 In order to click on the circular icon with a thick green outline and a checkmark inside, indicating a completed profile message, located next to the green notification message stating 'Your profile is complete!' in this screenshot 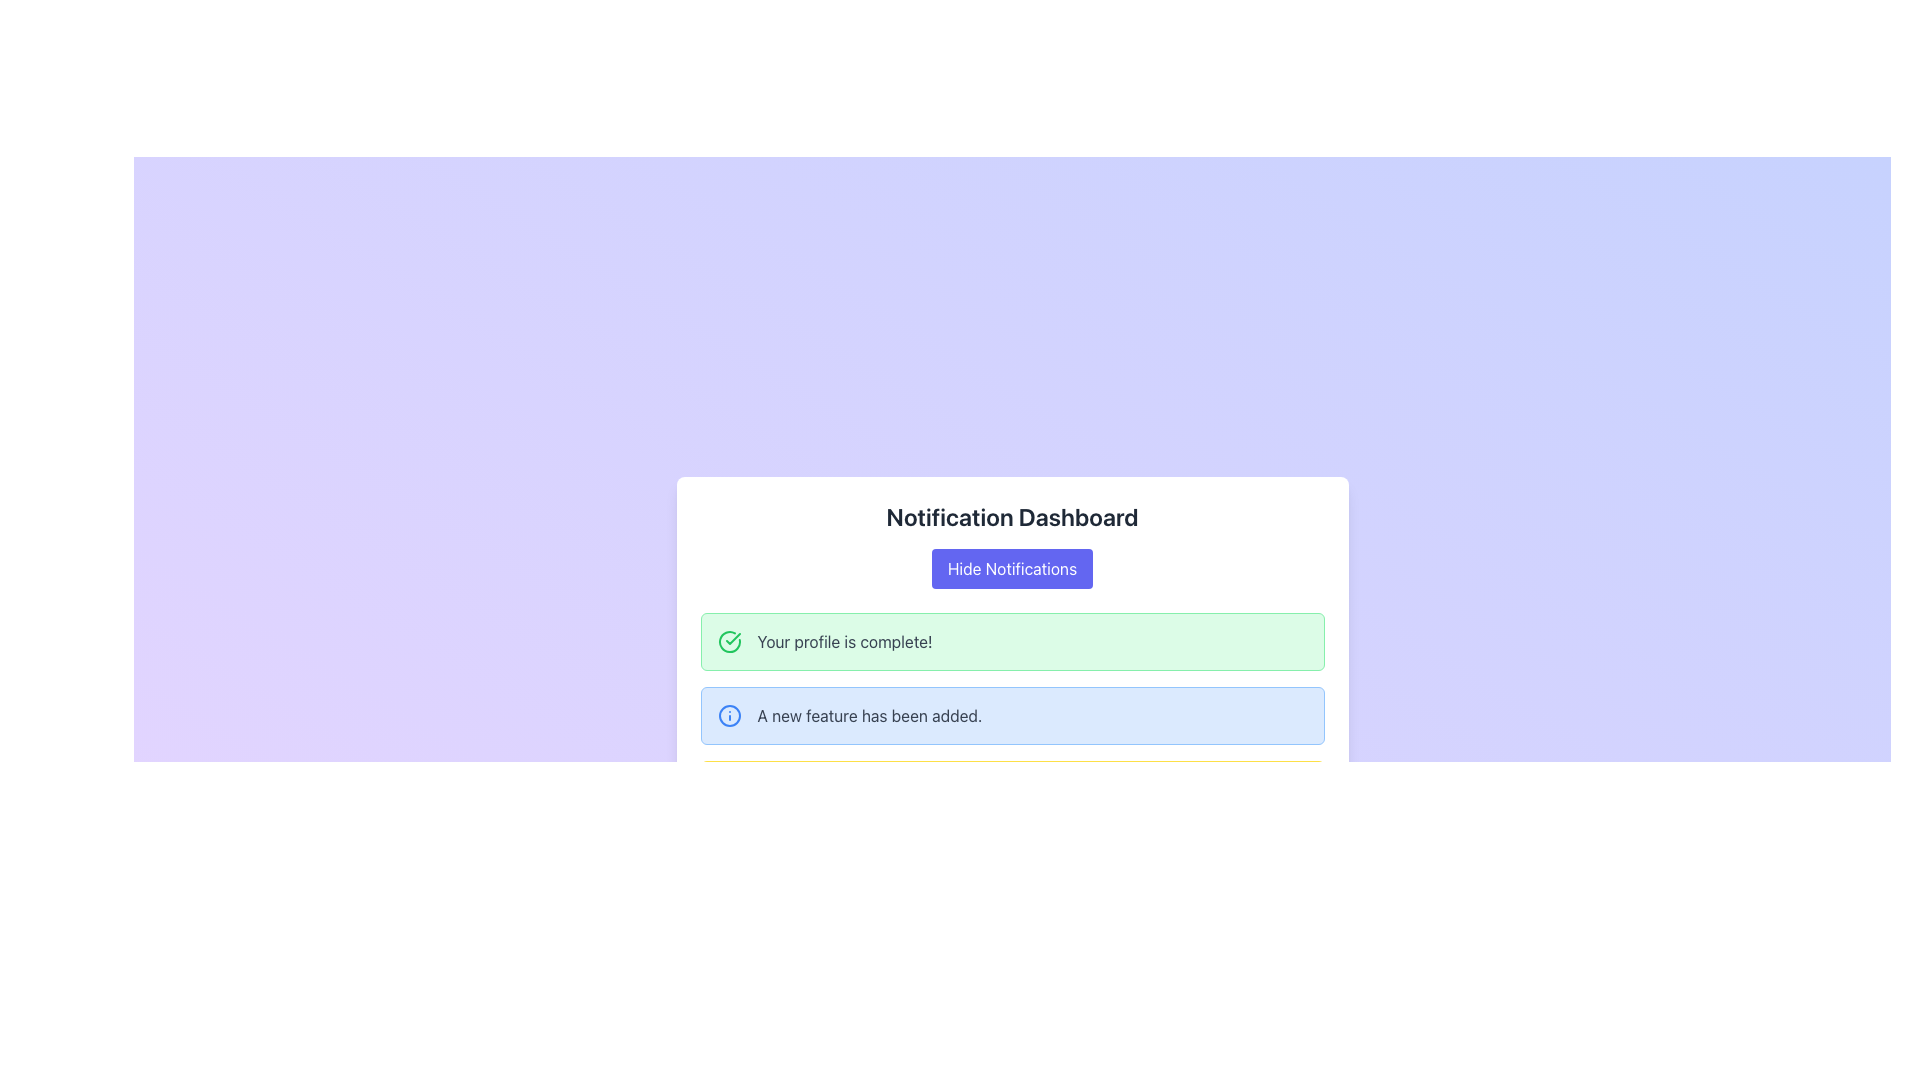, I will do `click(728, 641)`.